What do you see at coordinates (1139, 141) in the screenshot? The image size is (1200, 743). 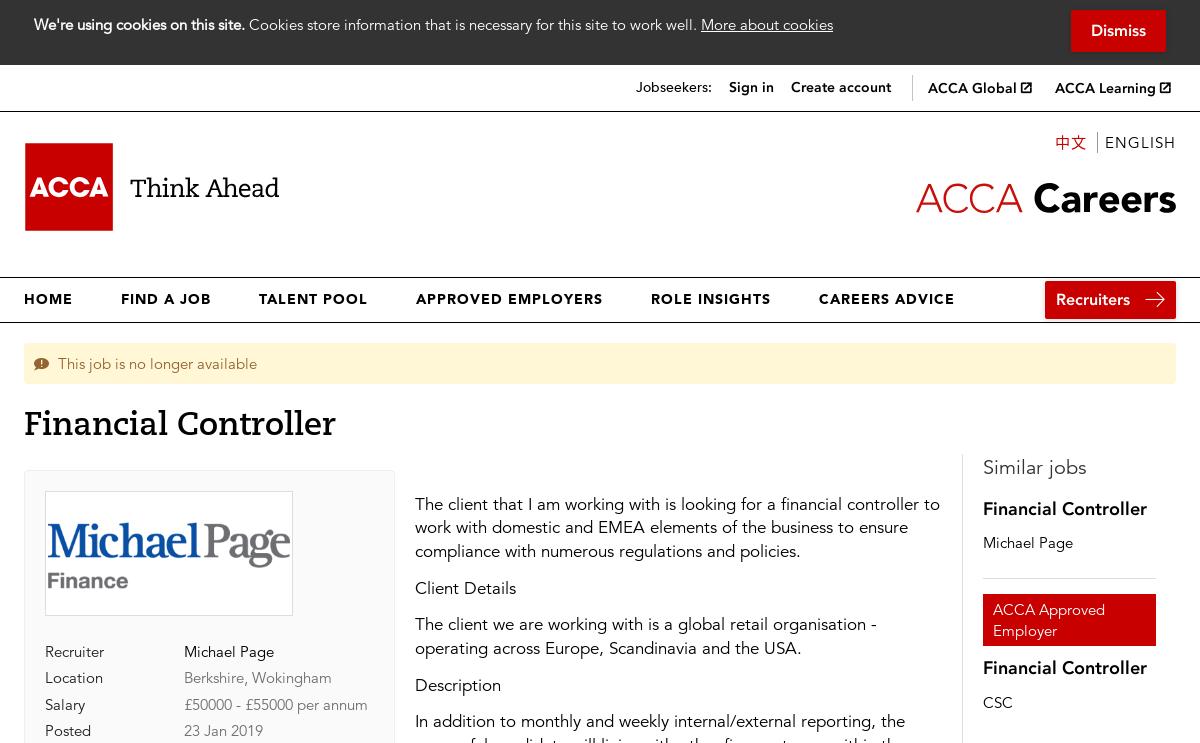 I see `'English'` at bounding box center [1139, 141].